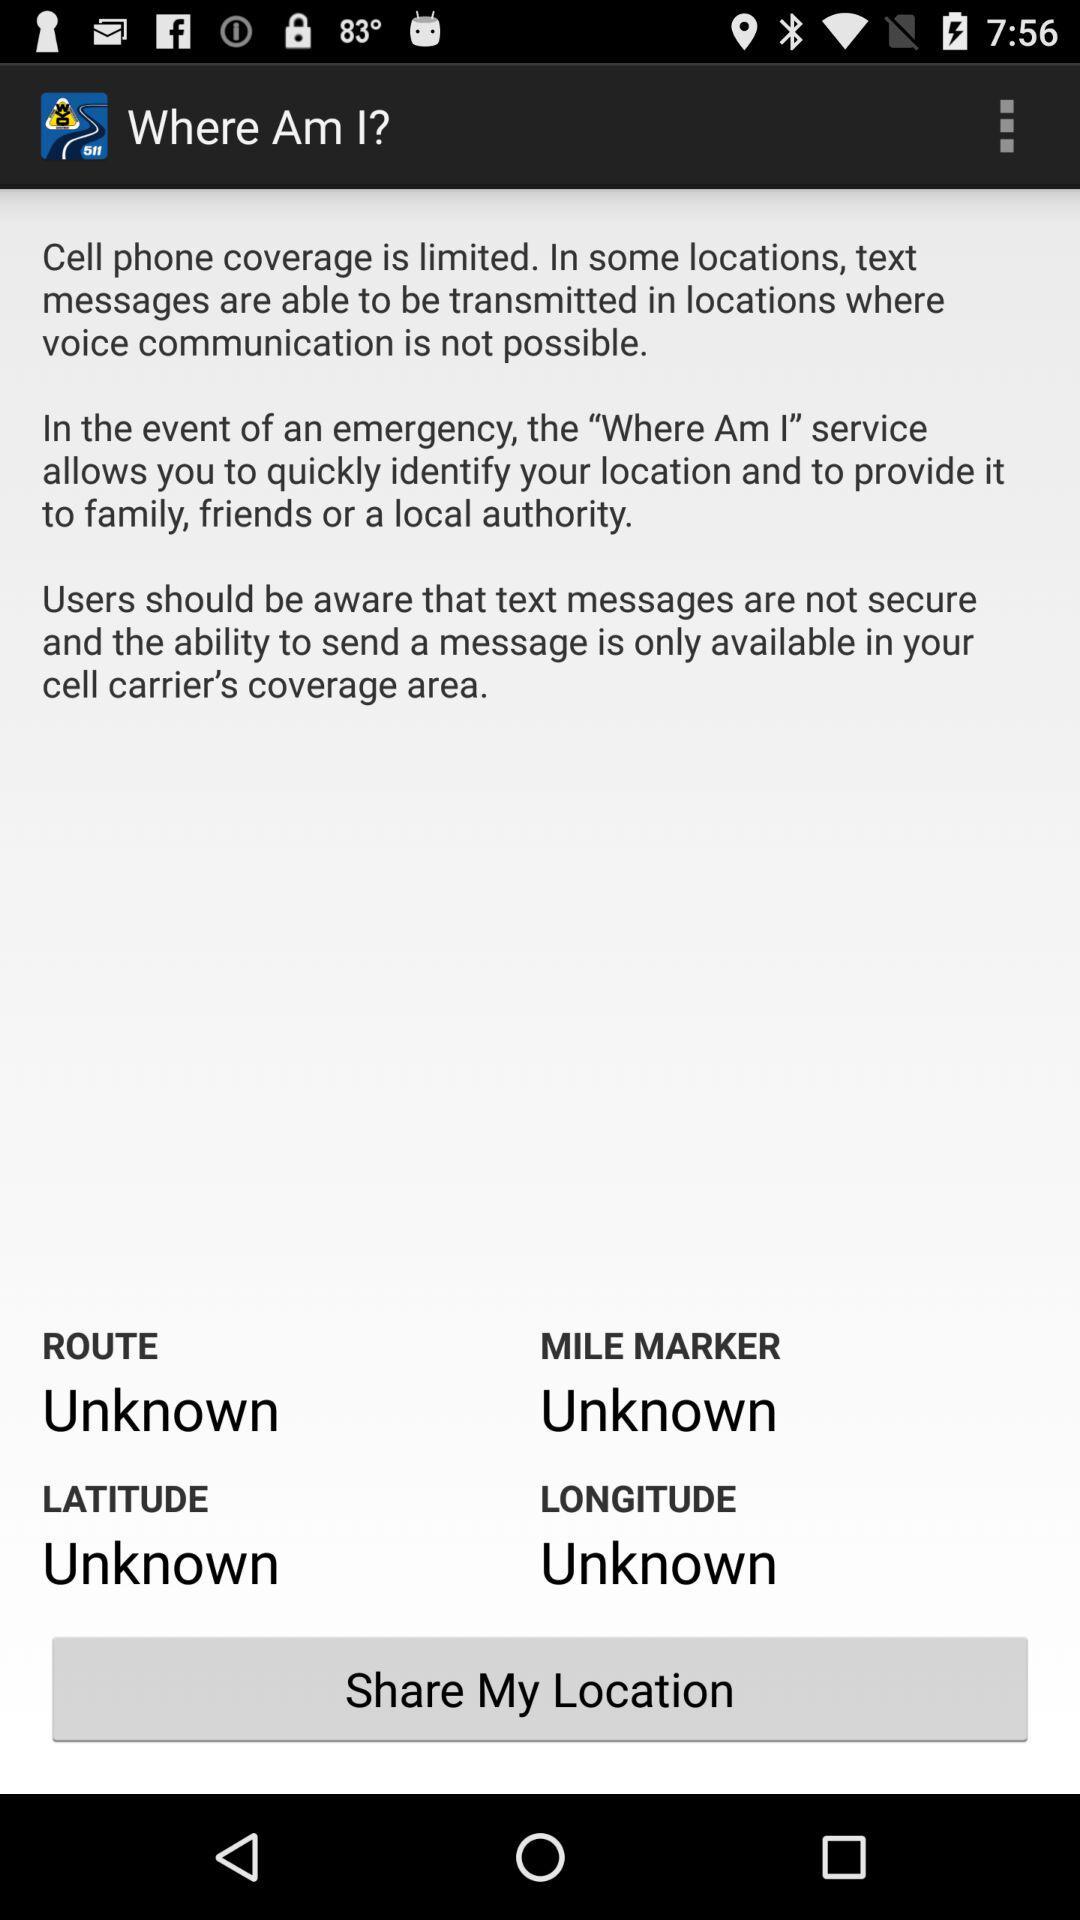 The width and height of the screenshot is (1080, 1920). Describe the element at coordinates (1006, 124) in the screenshot. I see `icon at the top right corner` at that location.